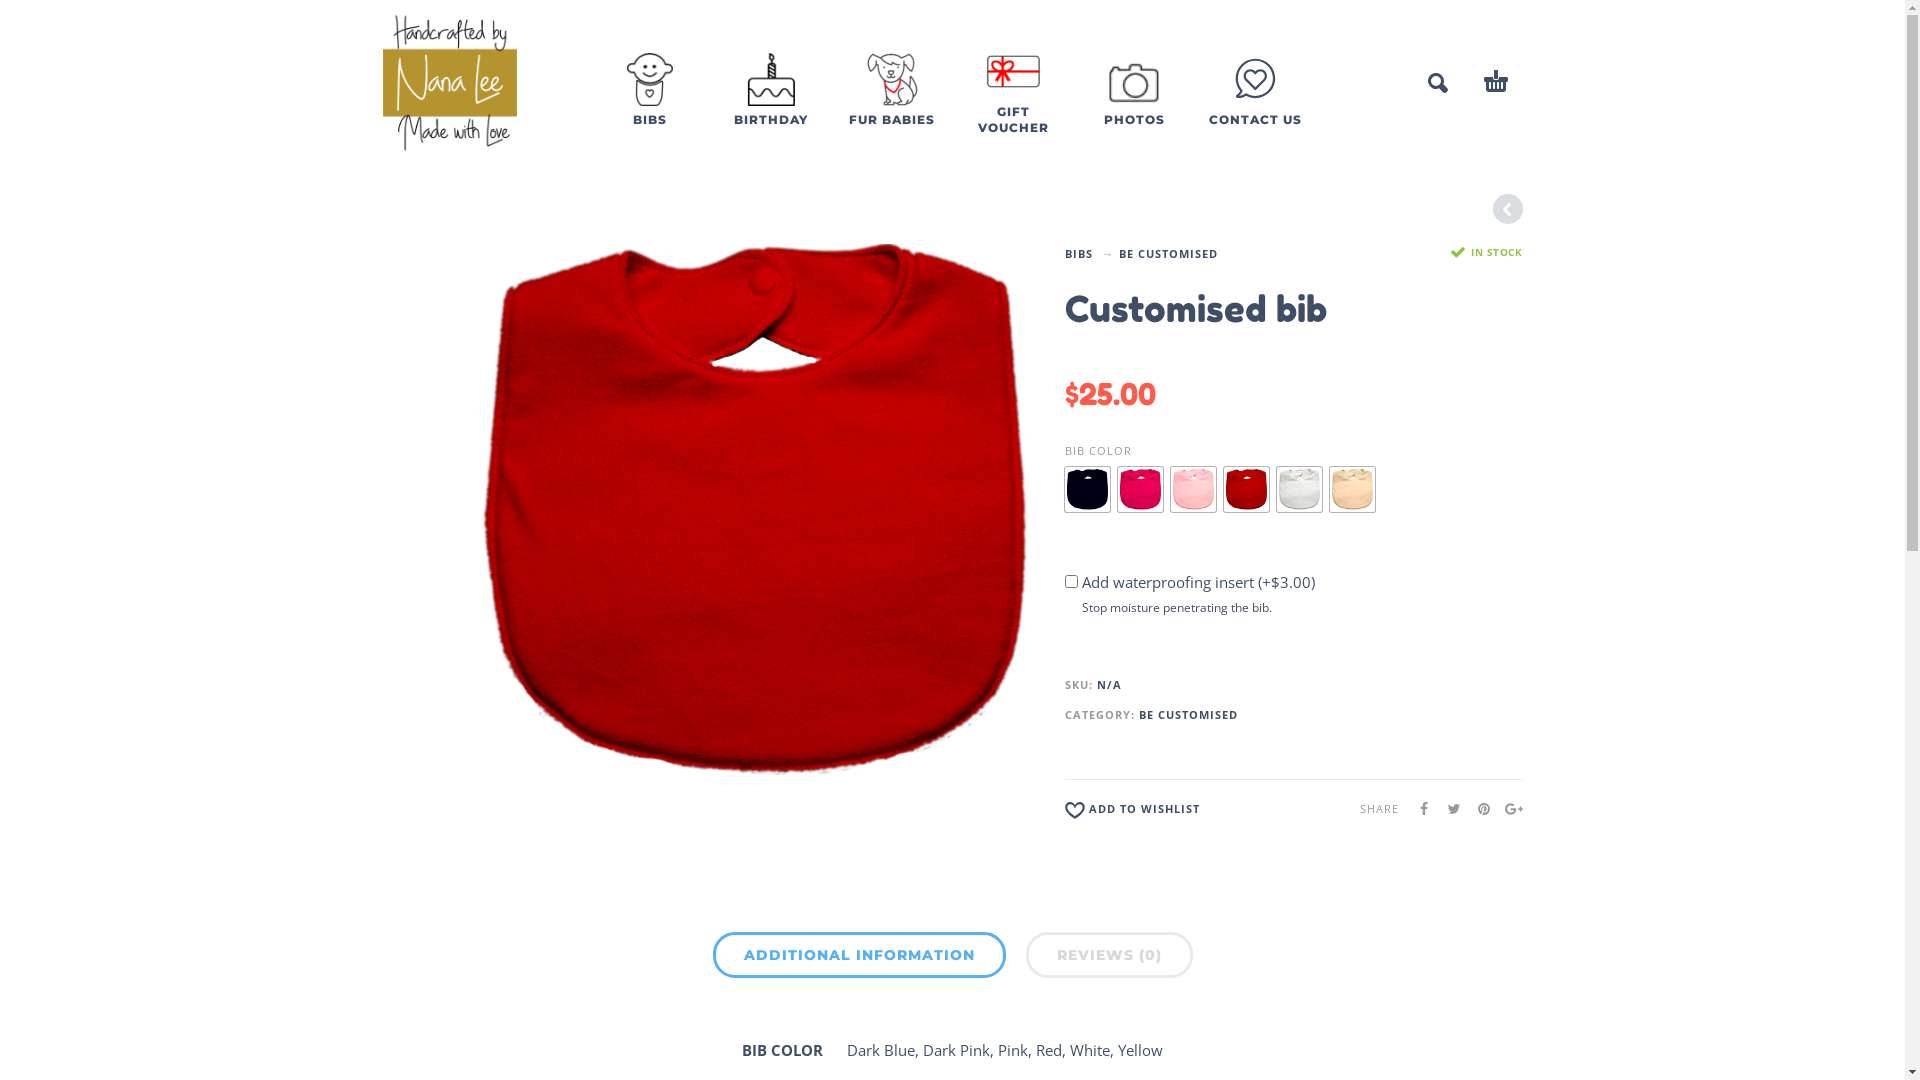 Image resolution: width=1920 pixels, height=1080 pixels. Describe the element at coordinates (1012, 106) in the screenshot. I see `'GIFT VOUCHER'` at that location.